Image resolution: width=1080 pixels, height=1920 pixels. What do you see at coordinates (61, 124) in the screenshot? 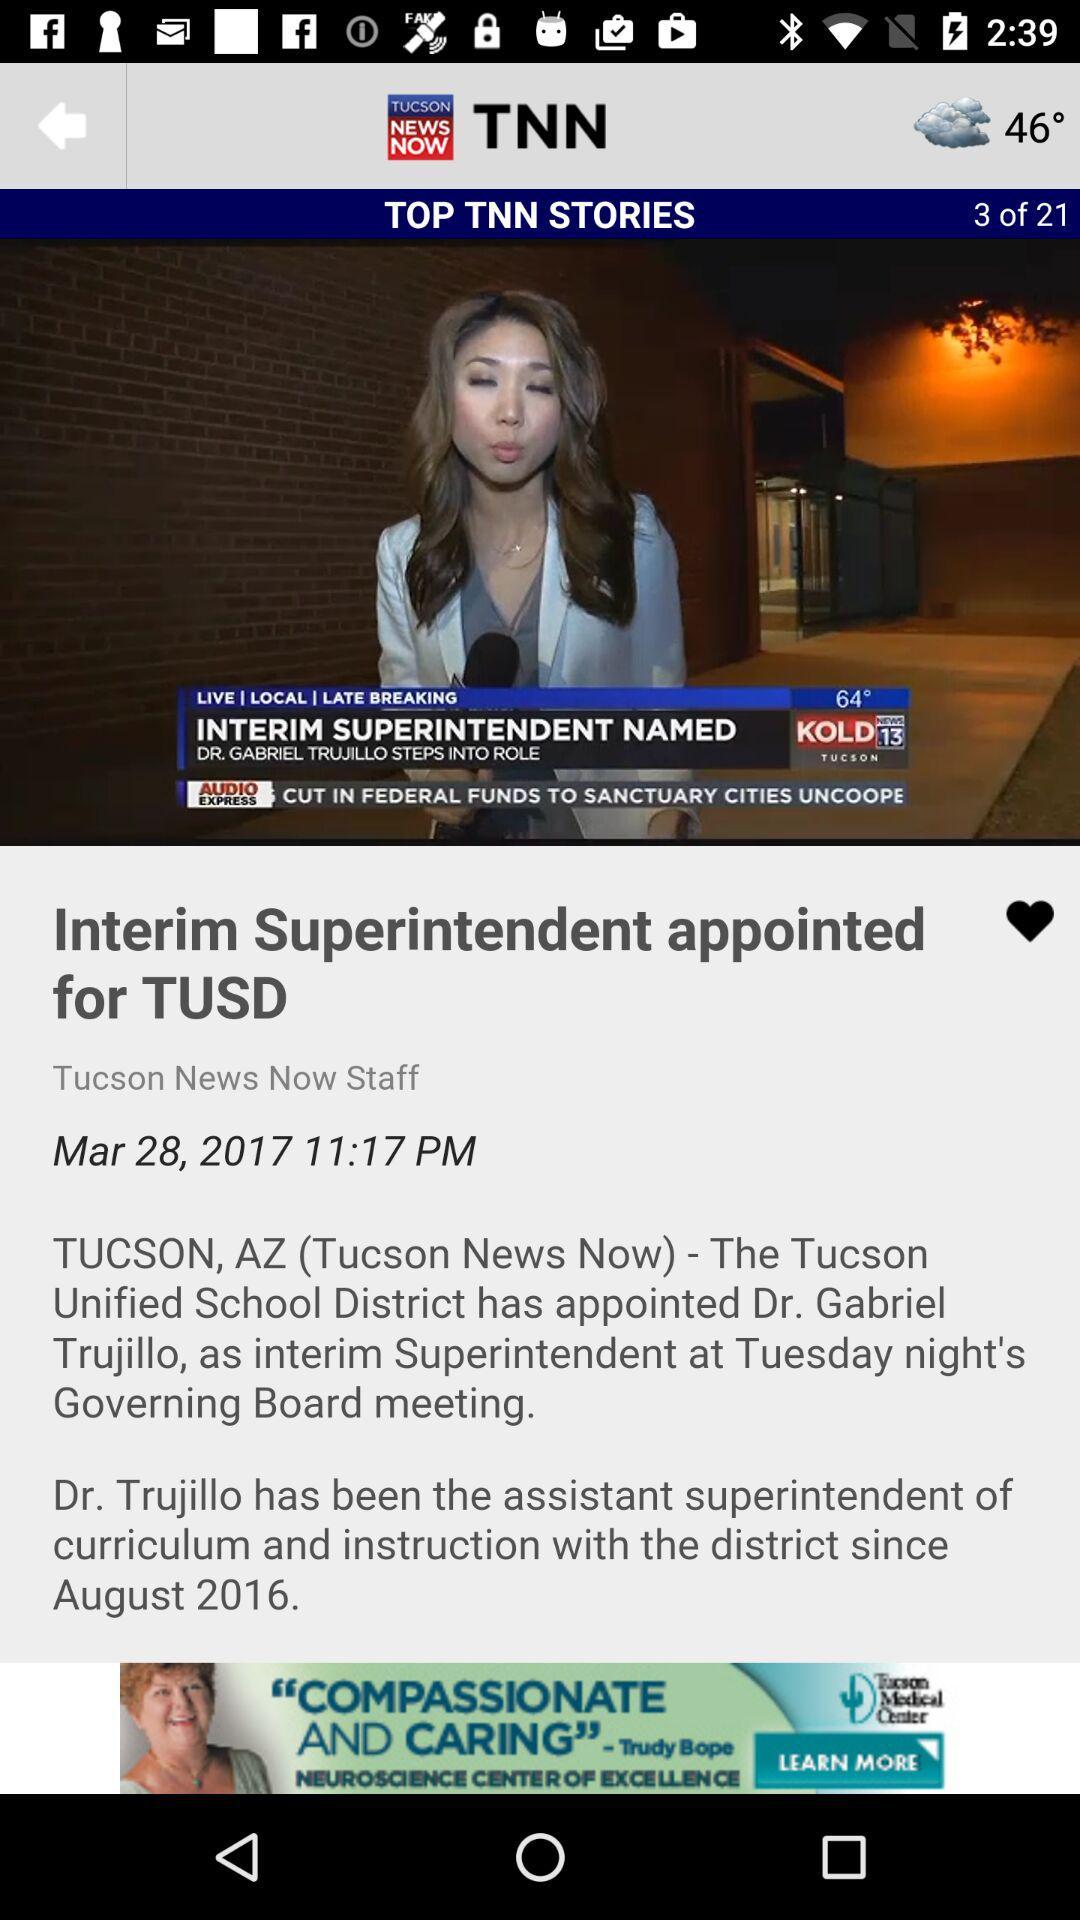
I see `the arrow_backward icon` at bounding box center [61, 124].